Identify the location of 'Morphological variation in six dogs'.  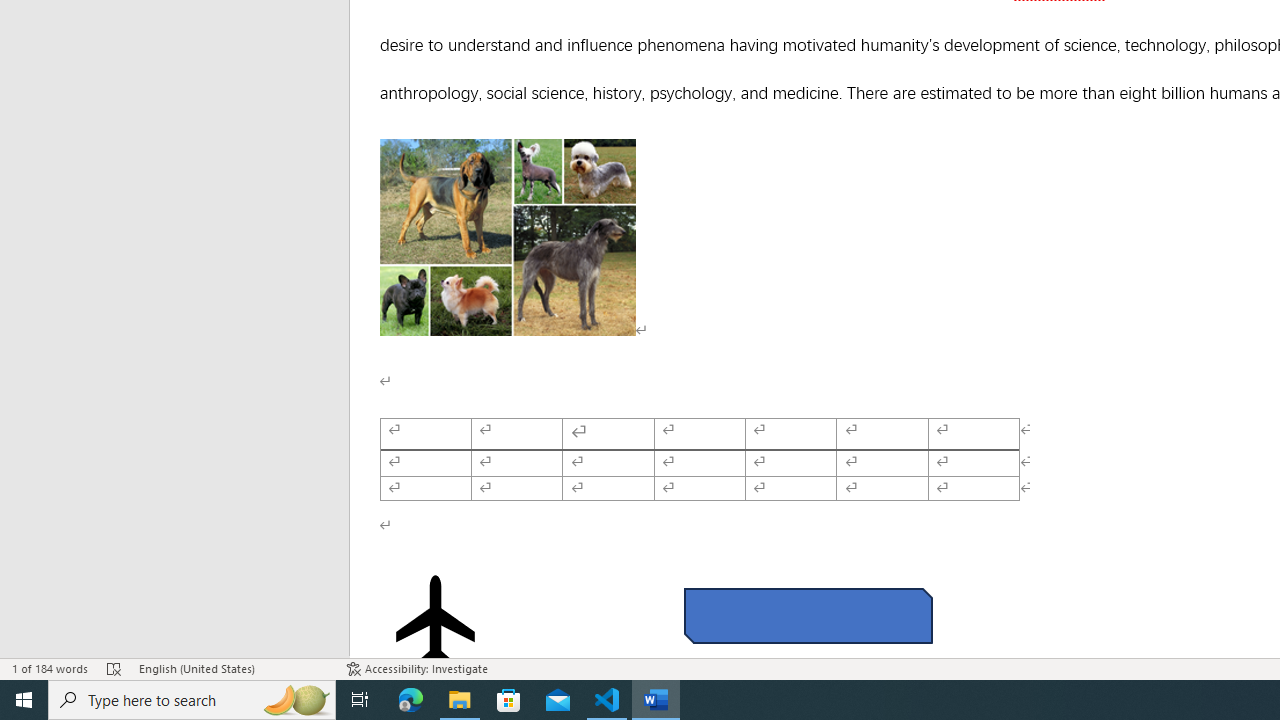
(508, 236).